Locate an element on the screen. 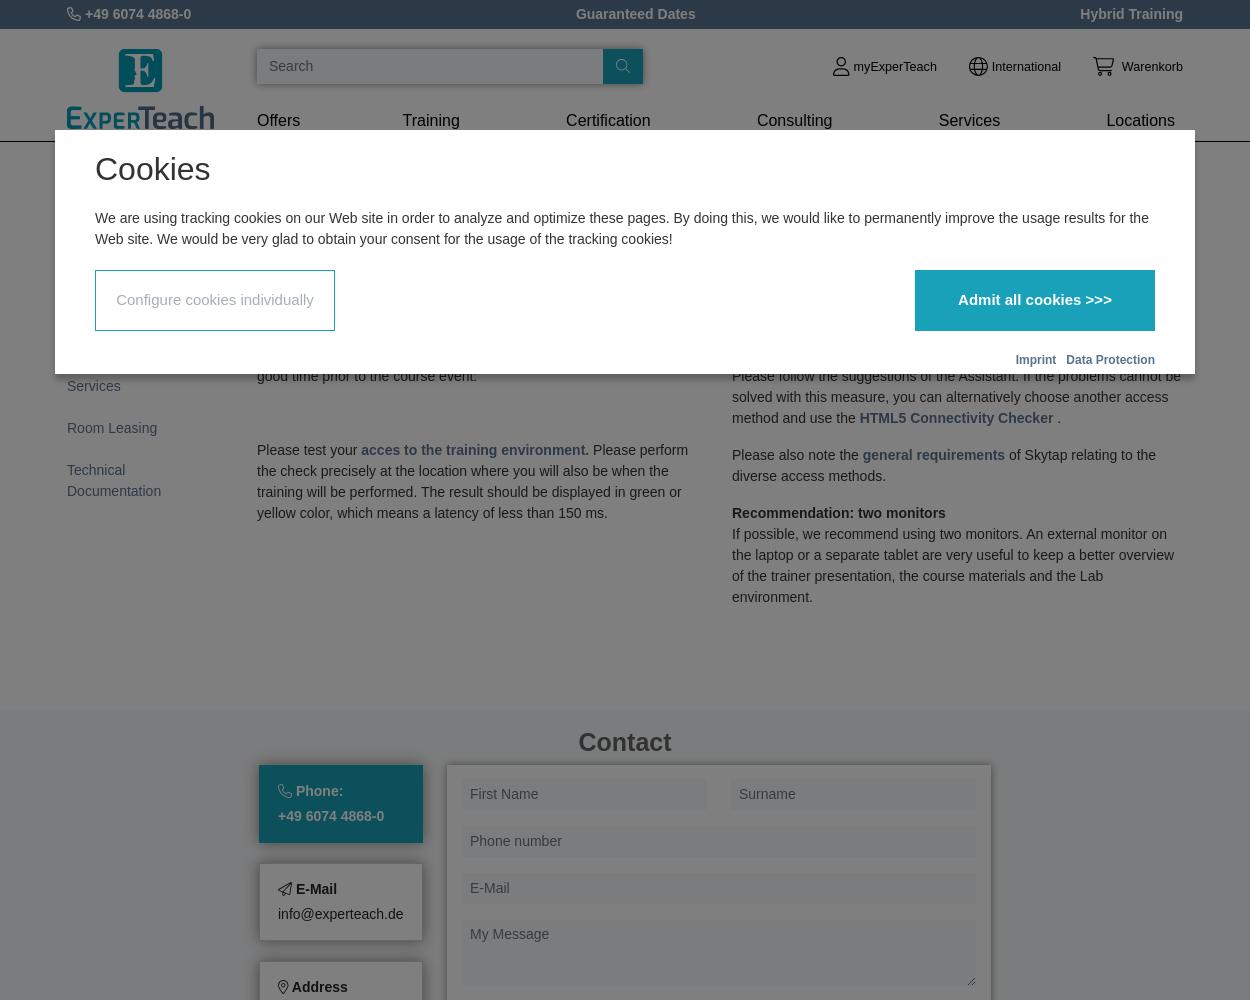  'Recommendation: two monitors' is located at coordinates (837, 513).